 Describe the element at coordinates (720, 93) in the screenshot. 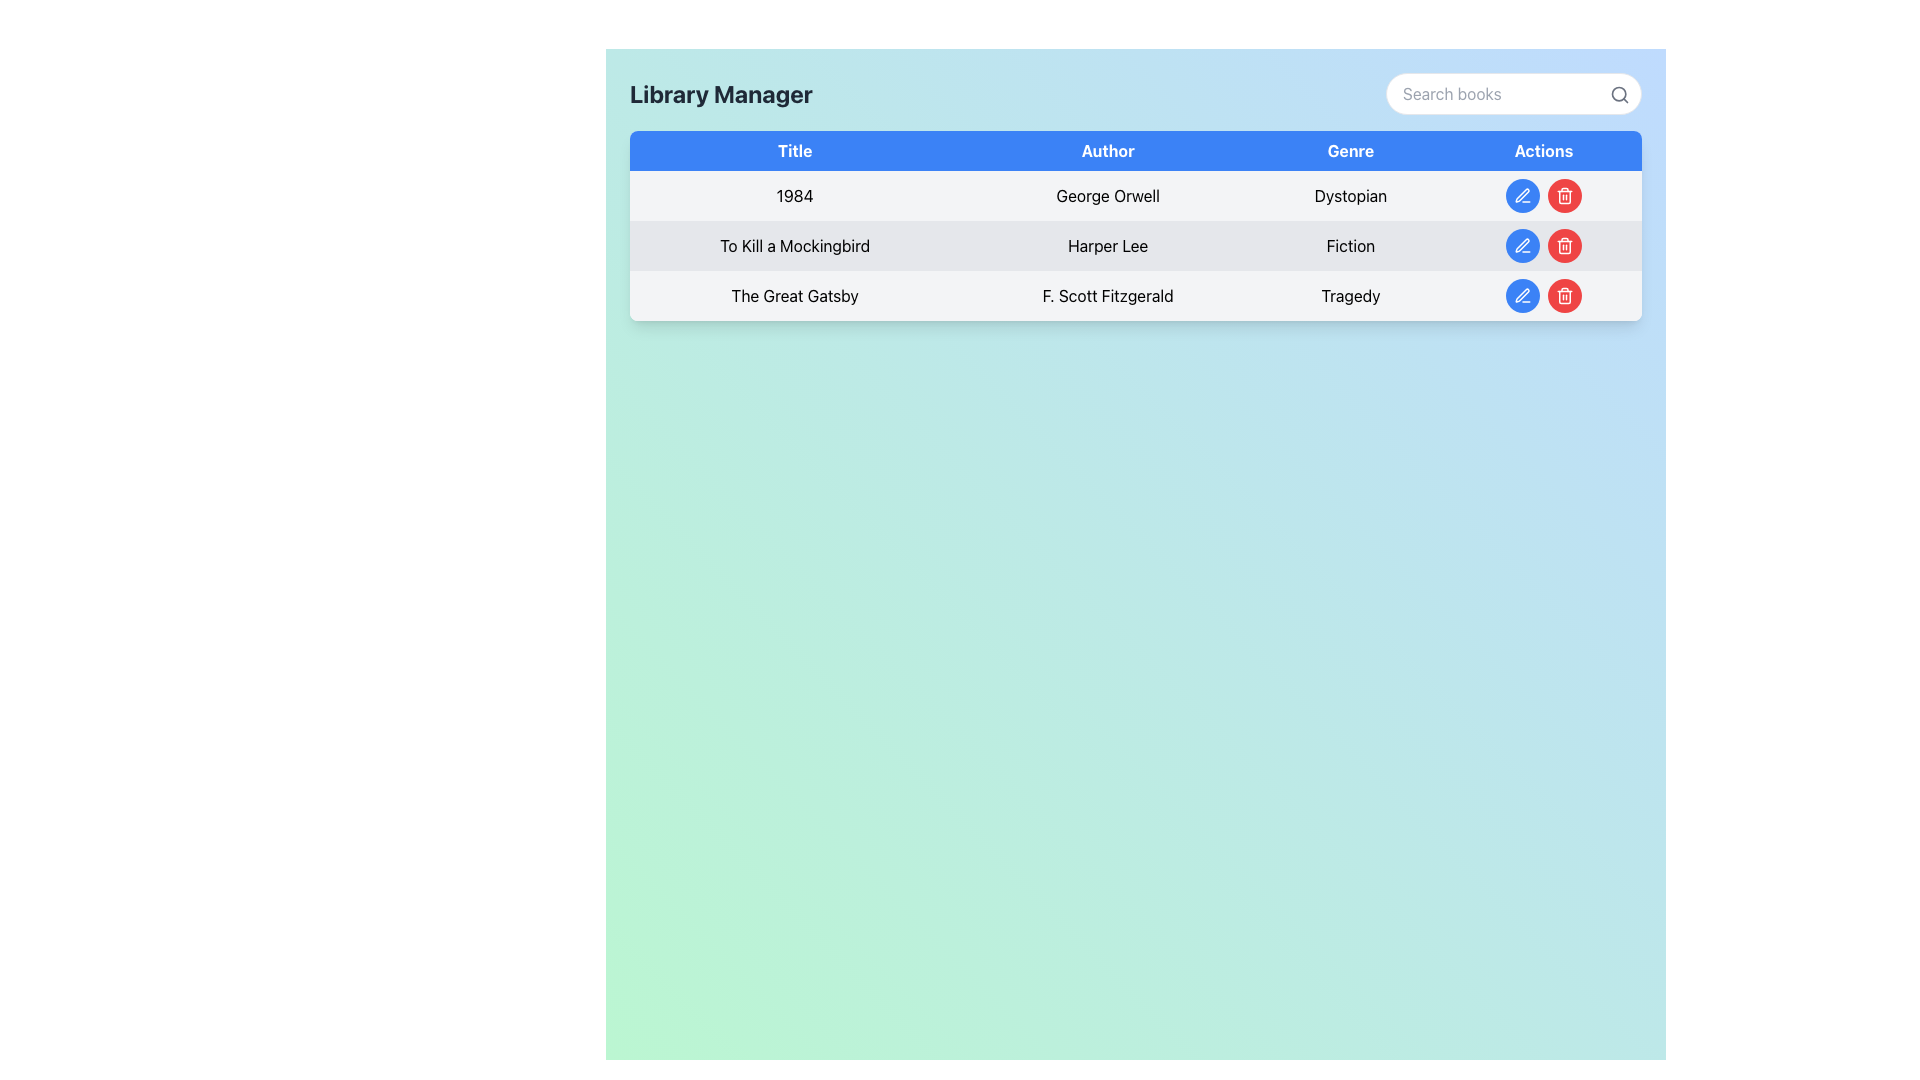

I see `the static text element that serves as the title indicating the purpose or functionality of the interface, located at the leftmost side of the header section` at that location.